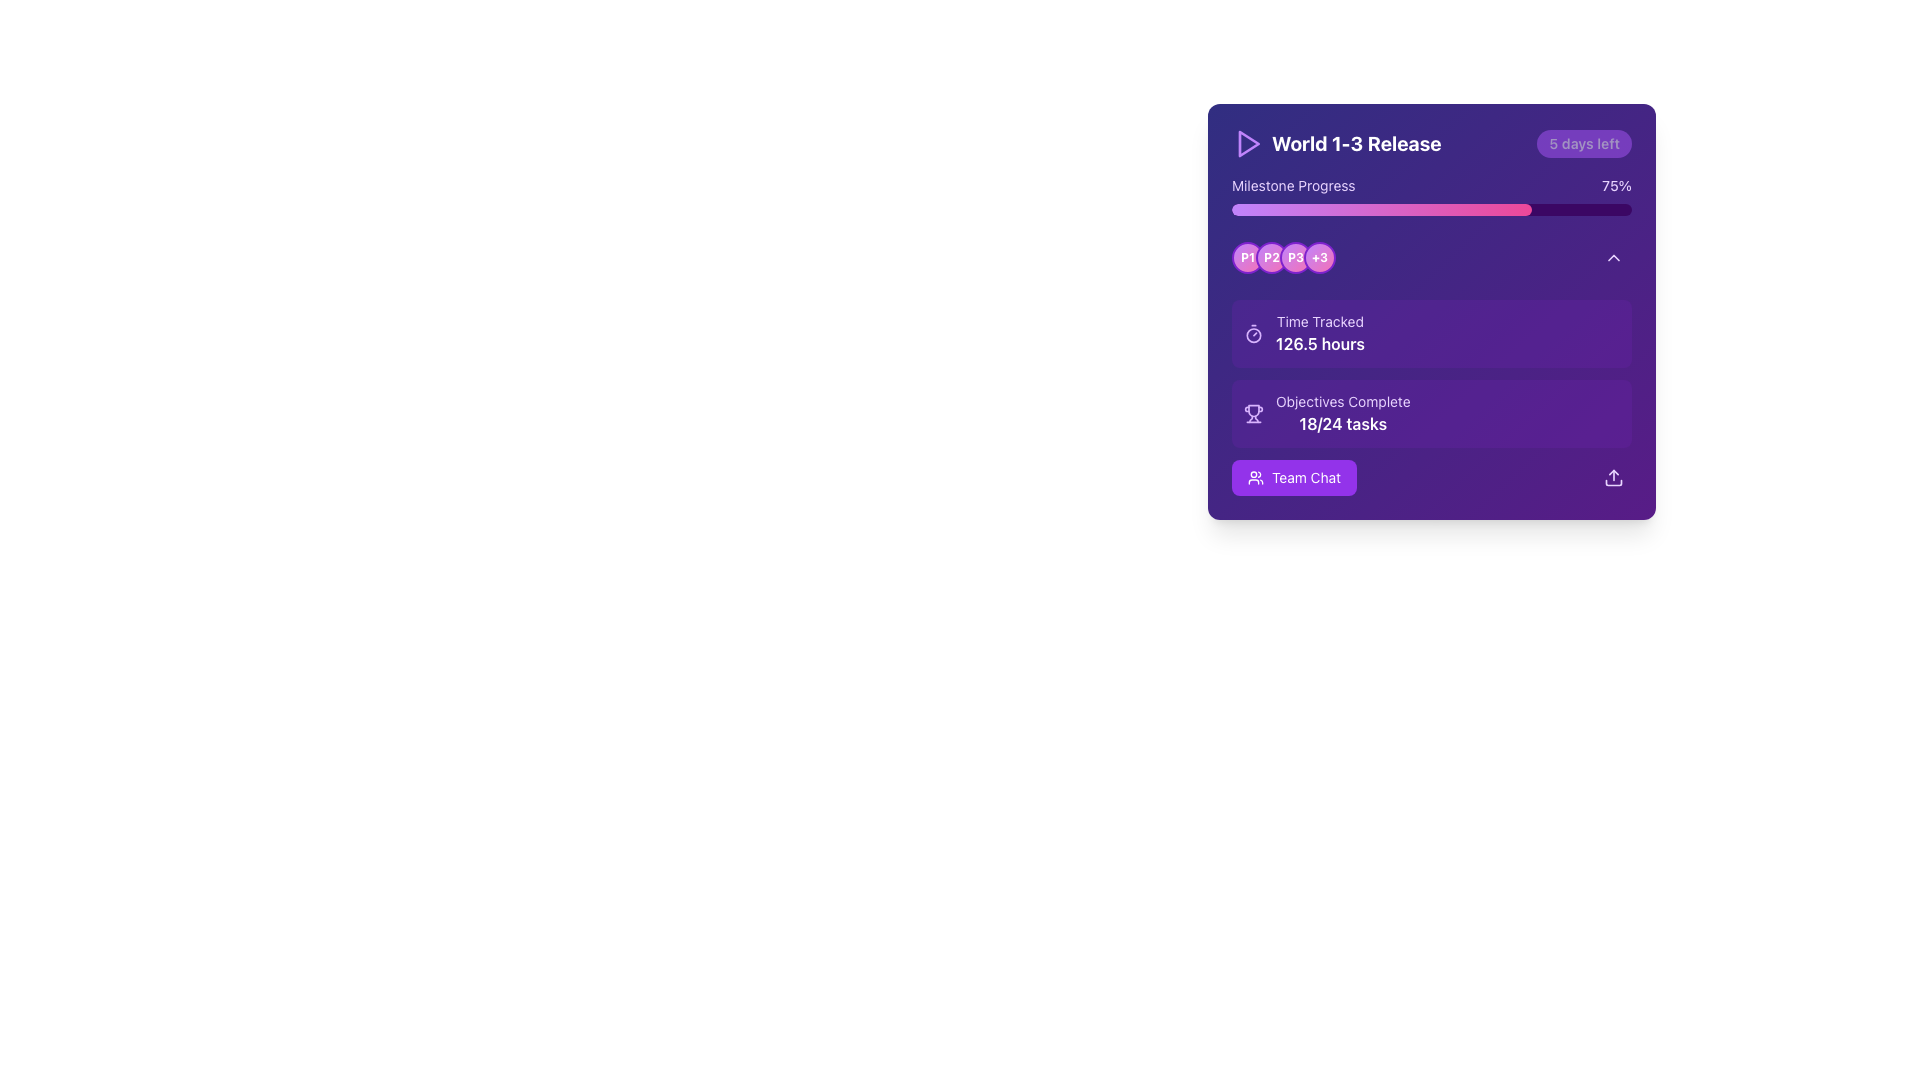  What do you see at coordinates (1294, 478) in the screenshot?
I see `the 'Team Chat' button with a purple background and white text` at bounding box center [1294, 478].